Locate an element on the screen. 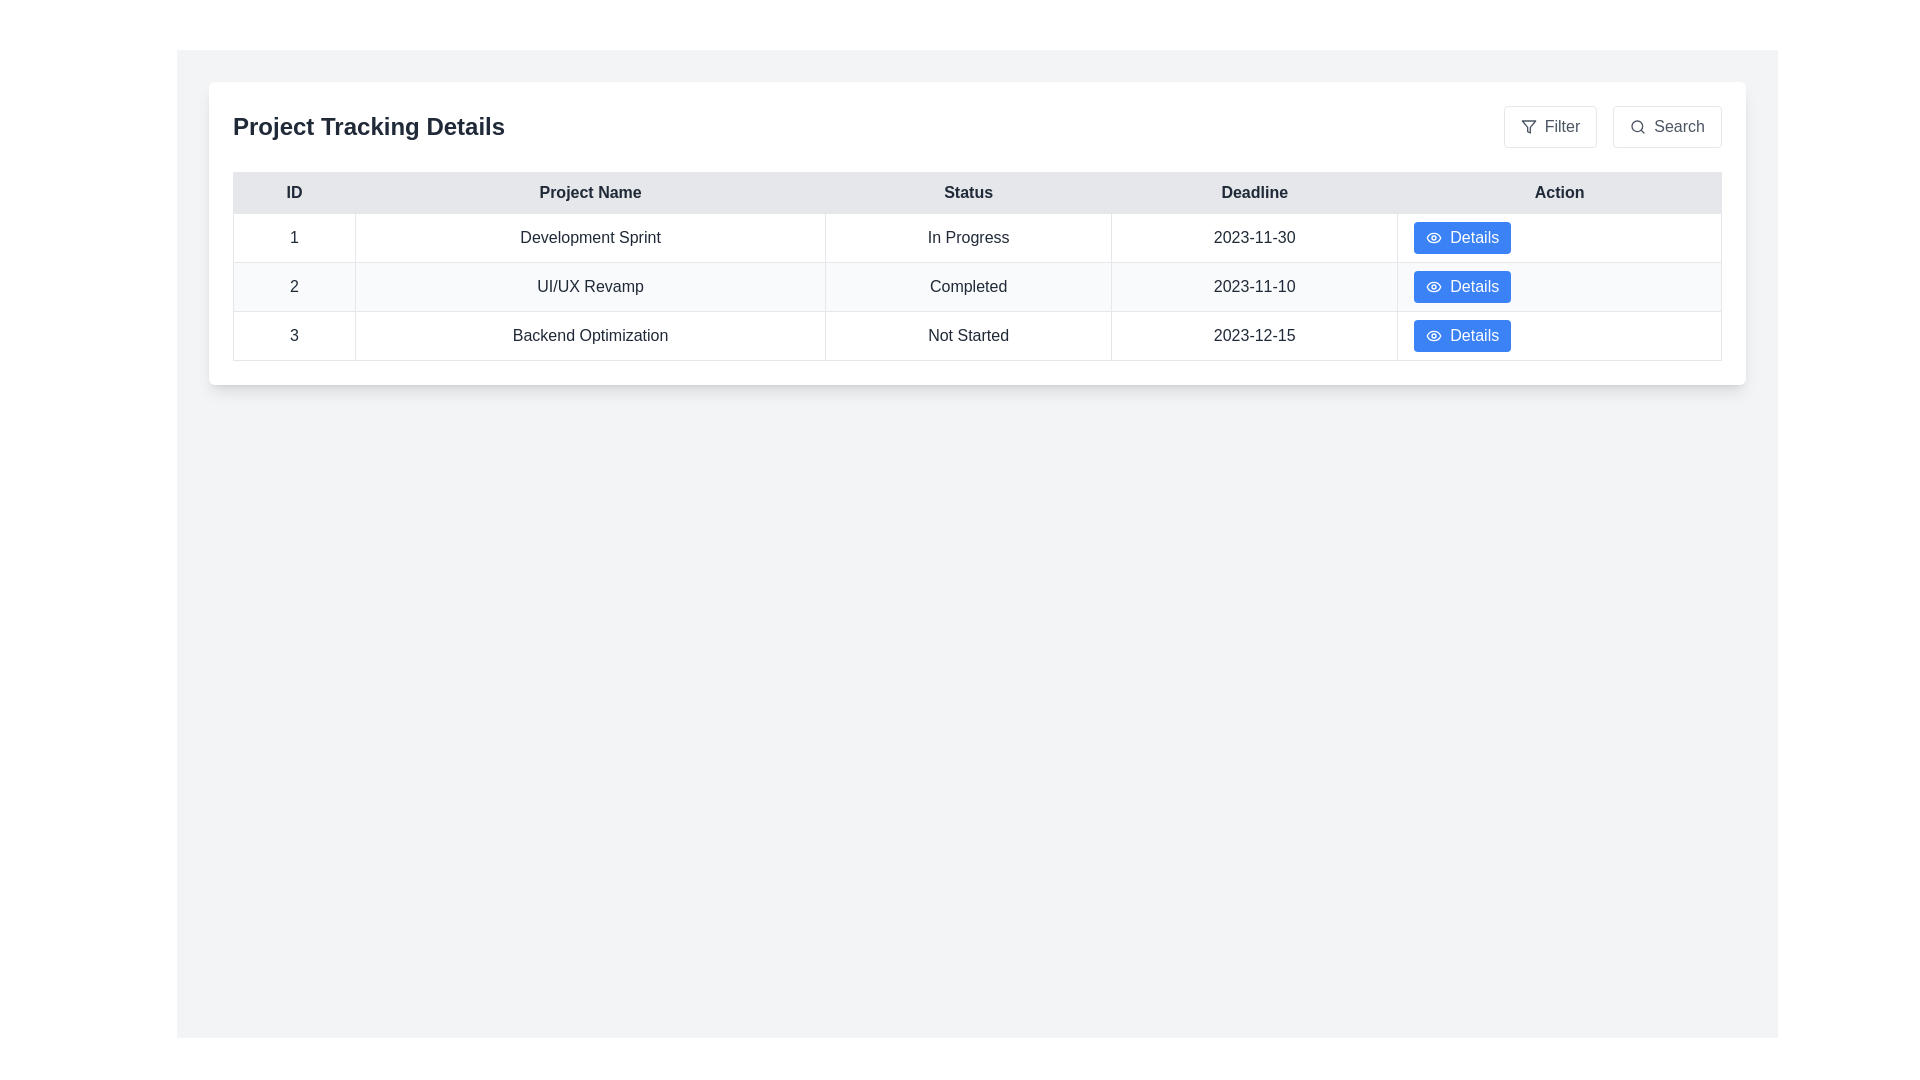 This screenshot has height=1080, width=1920. the third 'Details' button in the 'Action' column of the table, which is adjacent to the project name 'UI/UX Revamp' and the due date '2023-11-10' is located at coordinates (1474, 286).